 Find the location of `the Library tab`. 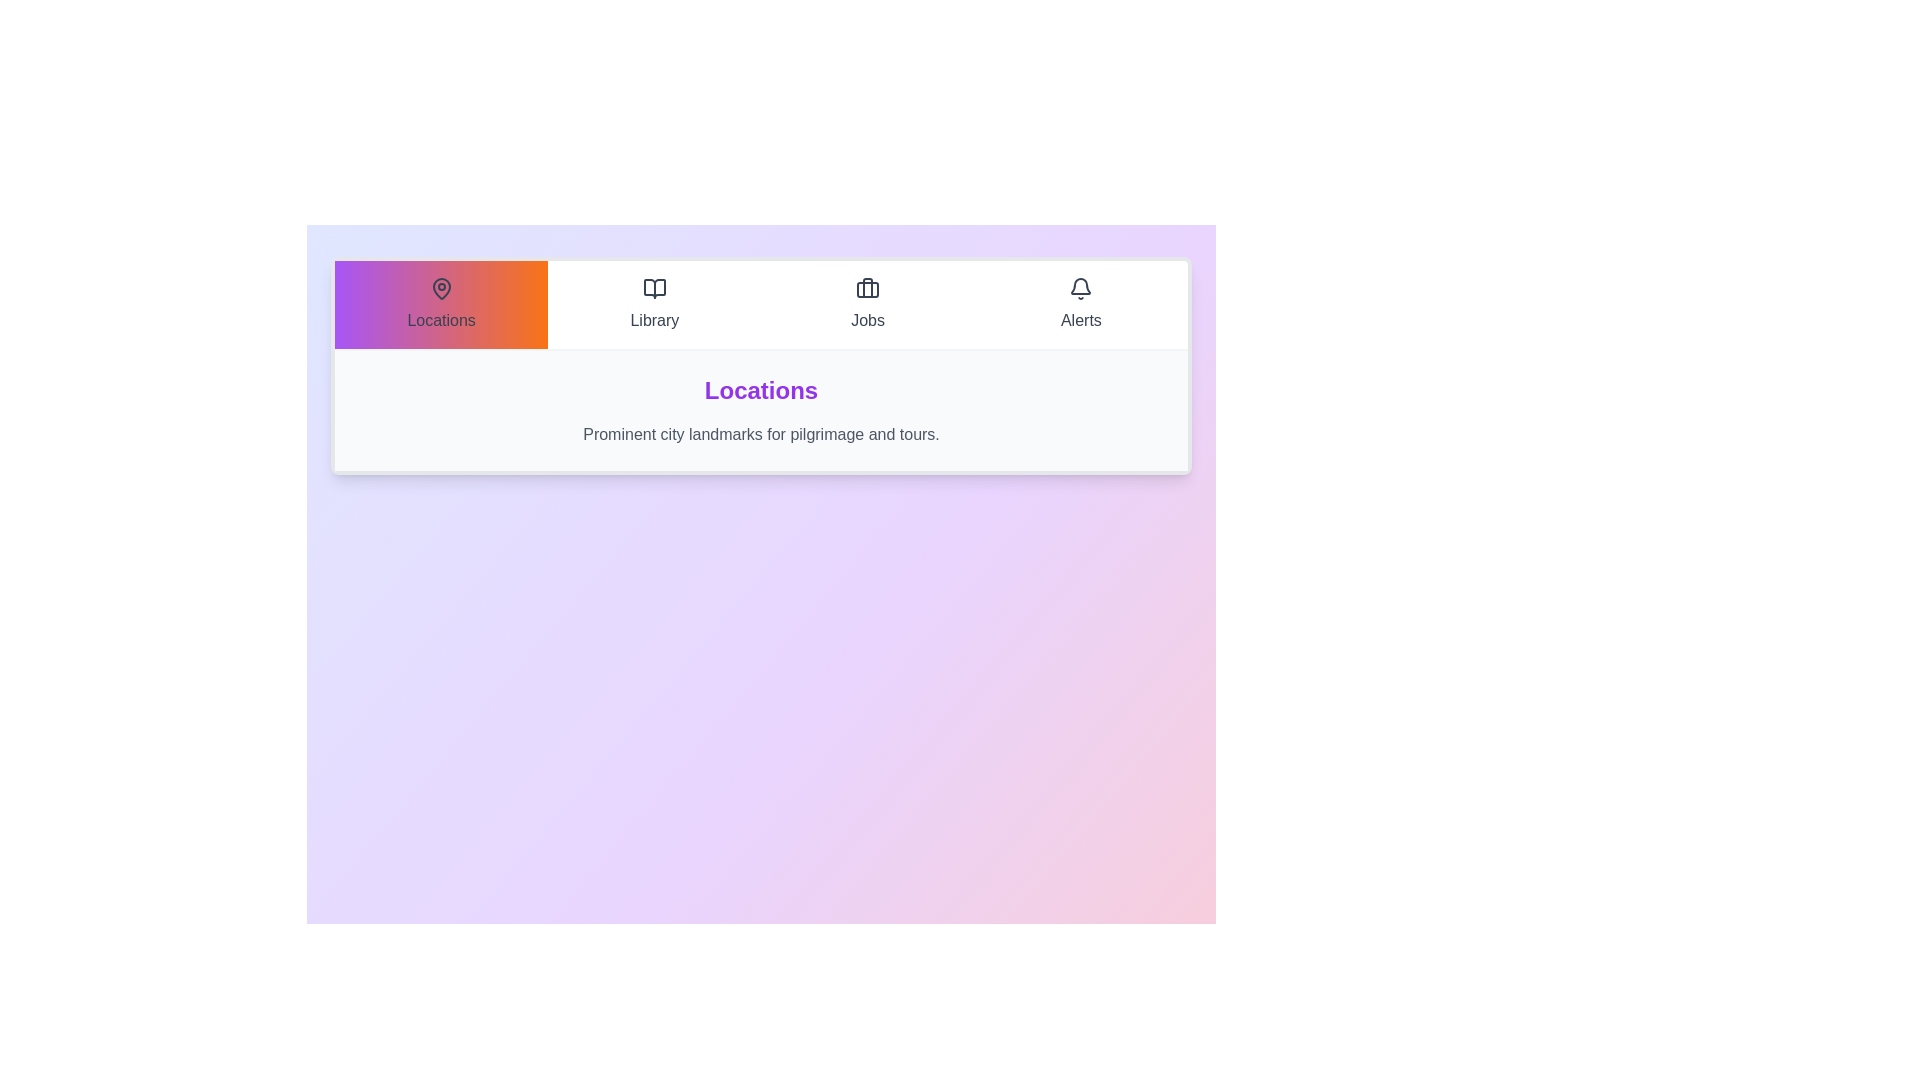

the Library tab is located at coordinates (654, 304).